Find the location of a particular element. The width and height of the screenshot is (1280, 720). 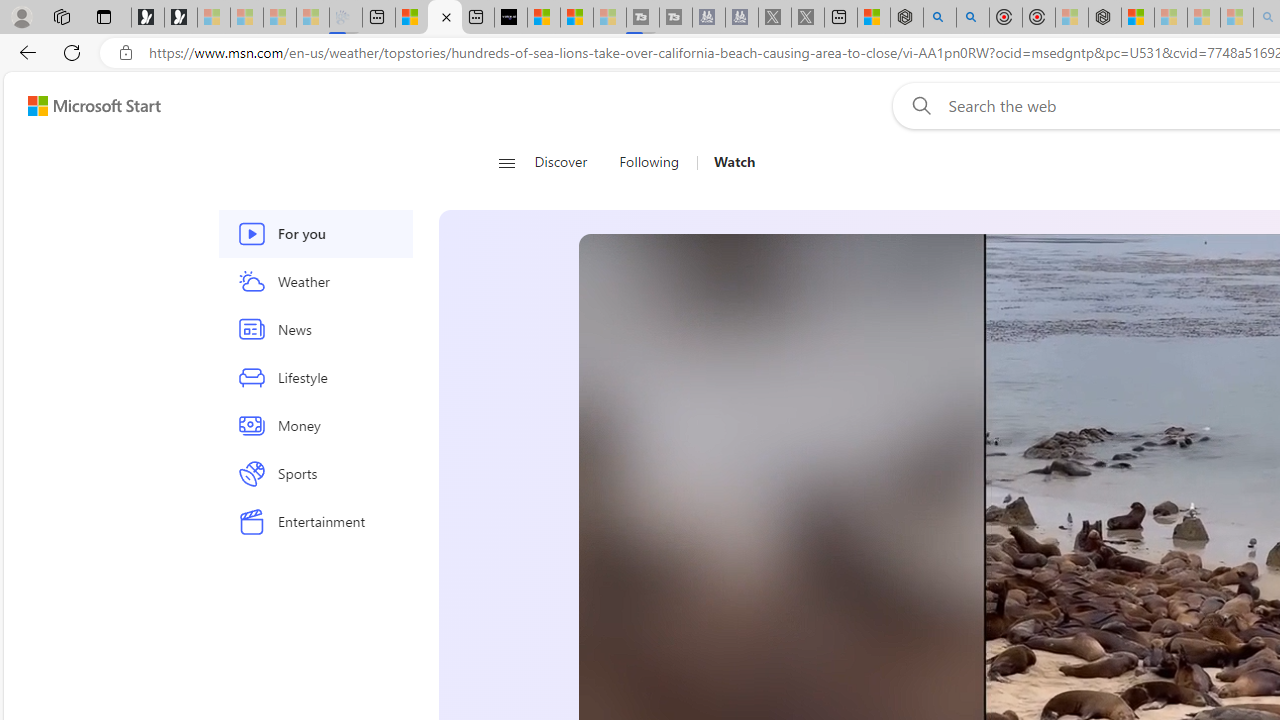

'Class: button-glyph' is located at coordinates (506, 162).